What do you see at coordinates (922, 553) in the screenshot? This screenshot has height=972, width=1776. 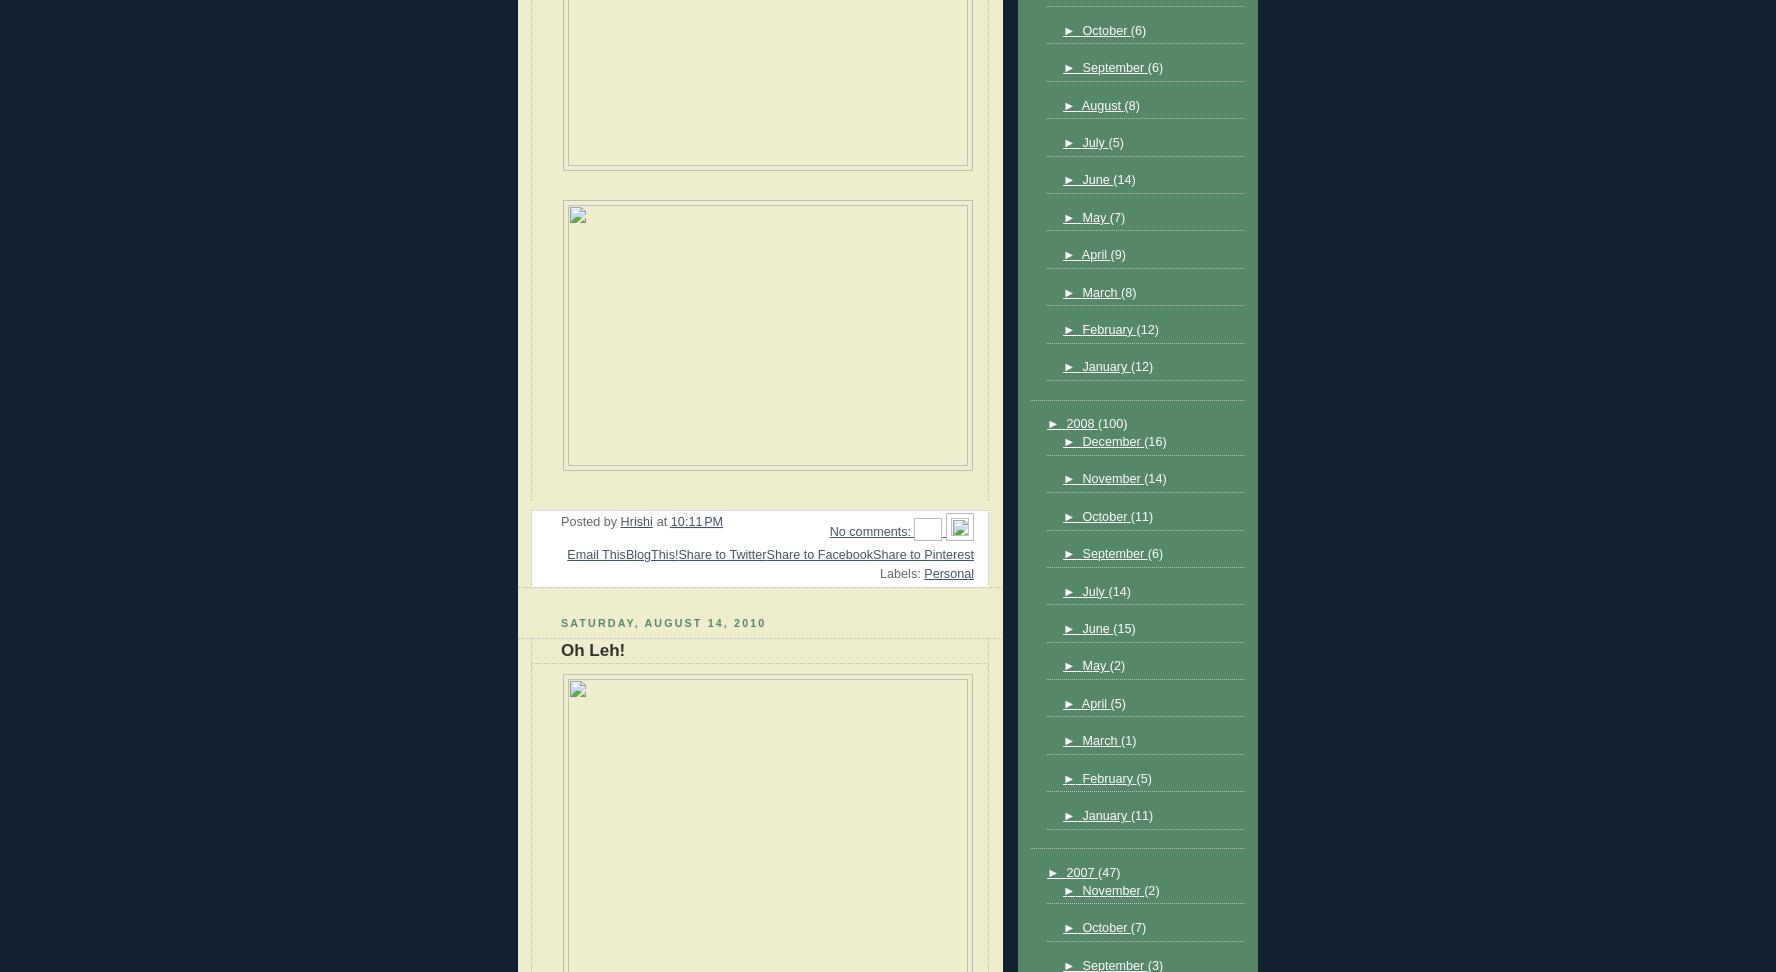 I see `'Share to Pinterest'` at bounding box center [922, 553].